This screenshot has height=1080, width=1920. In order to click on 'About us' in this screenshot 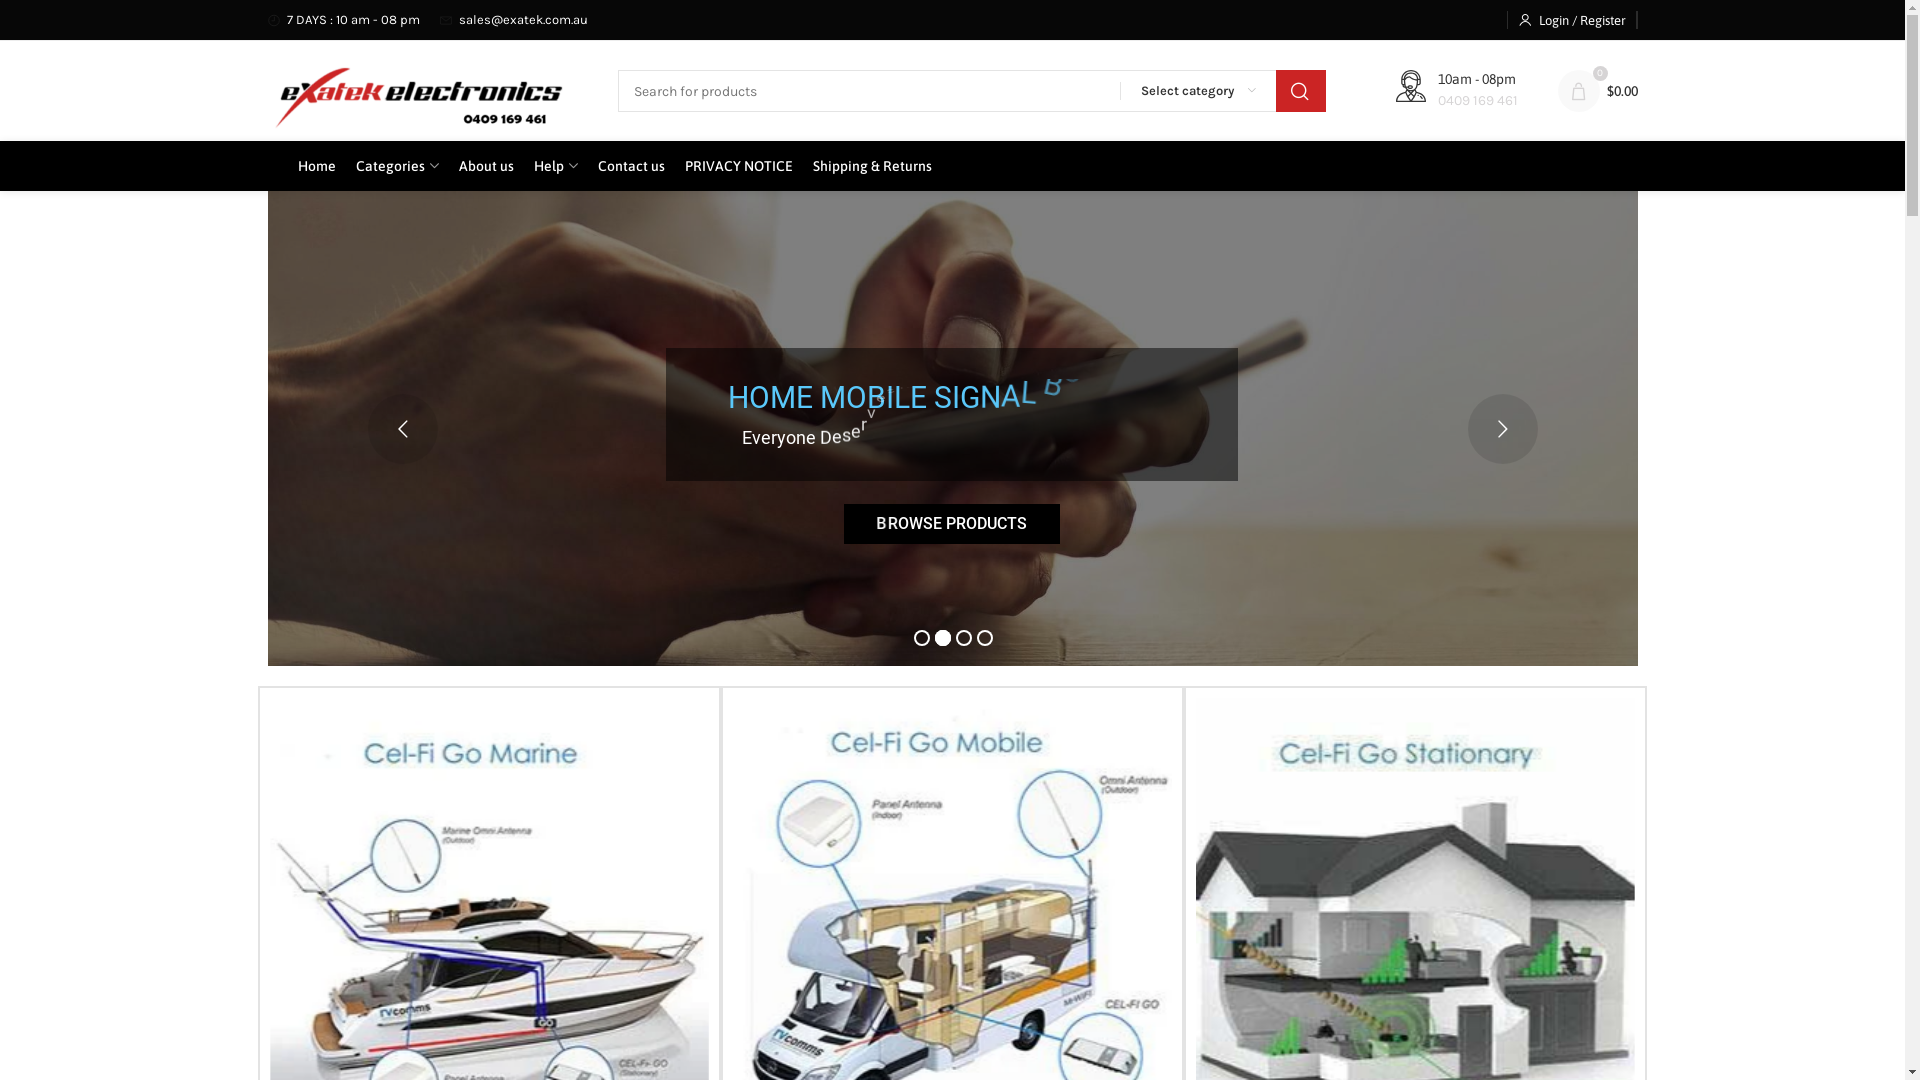, I will do `click(485, 164)`.